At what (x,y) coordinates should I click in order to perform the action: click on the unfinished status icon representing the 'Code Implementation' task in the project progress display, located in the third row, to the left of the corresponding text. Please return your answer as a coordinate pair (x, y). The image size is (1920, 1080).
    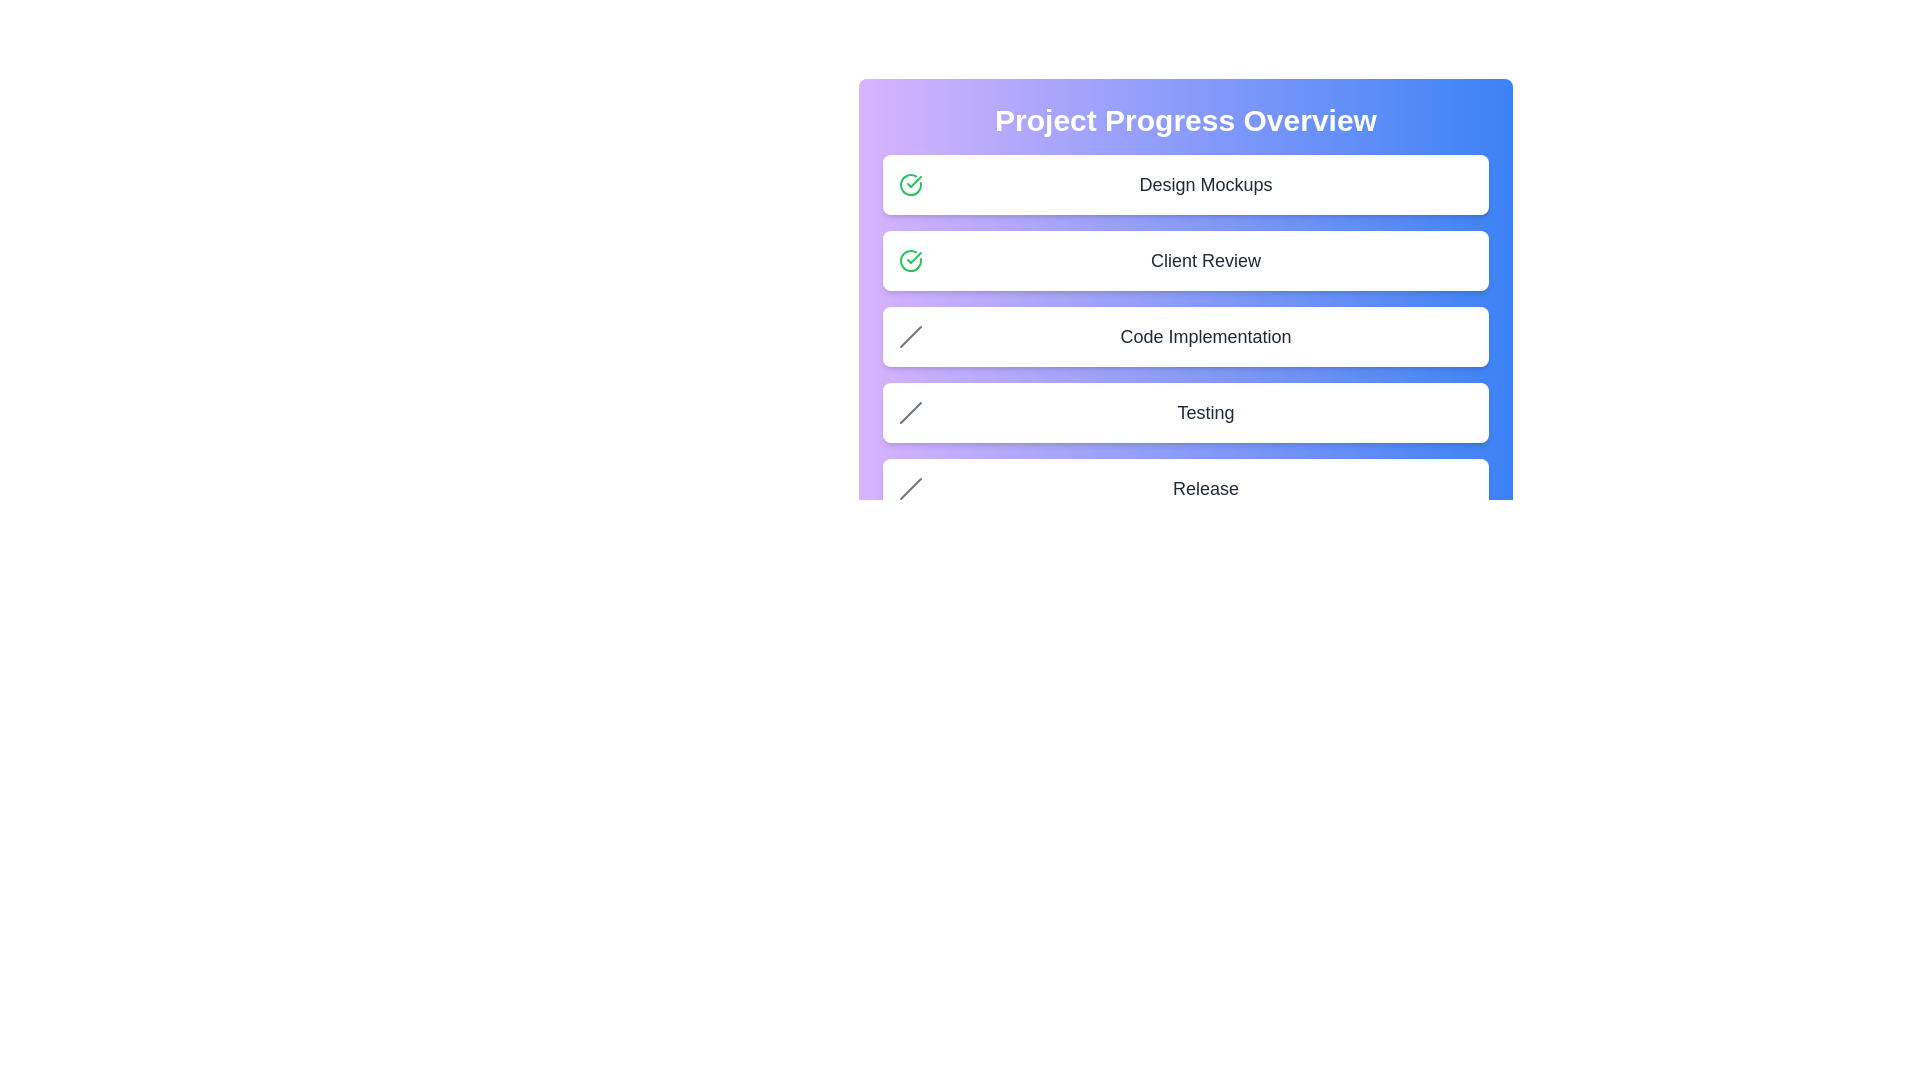
    Looking at the image, I should click on (910, 335).